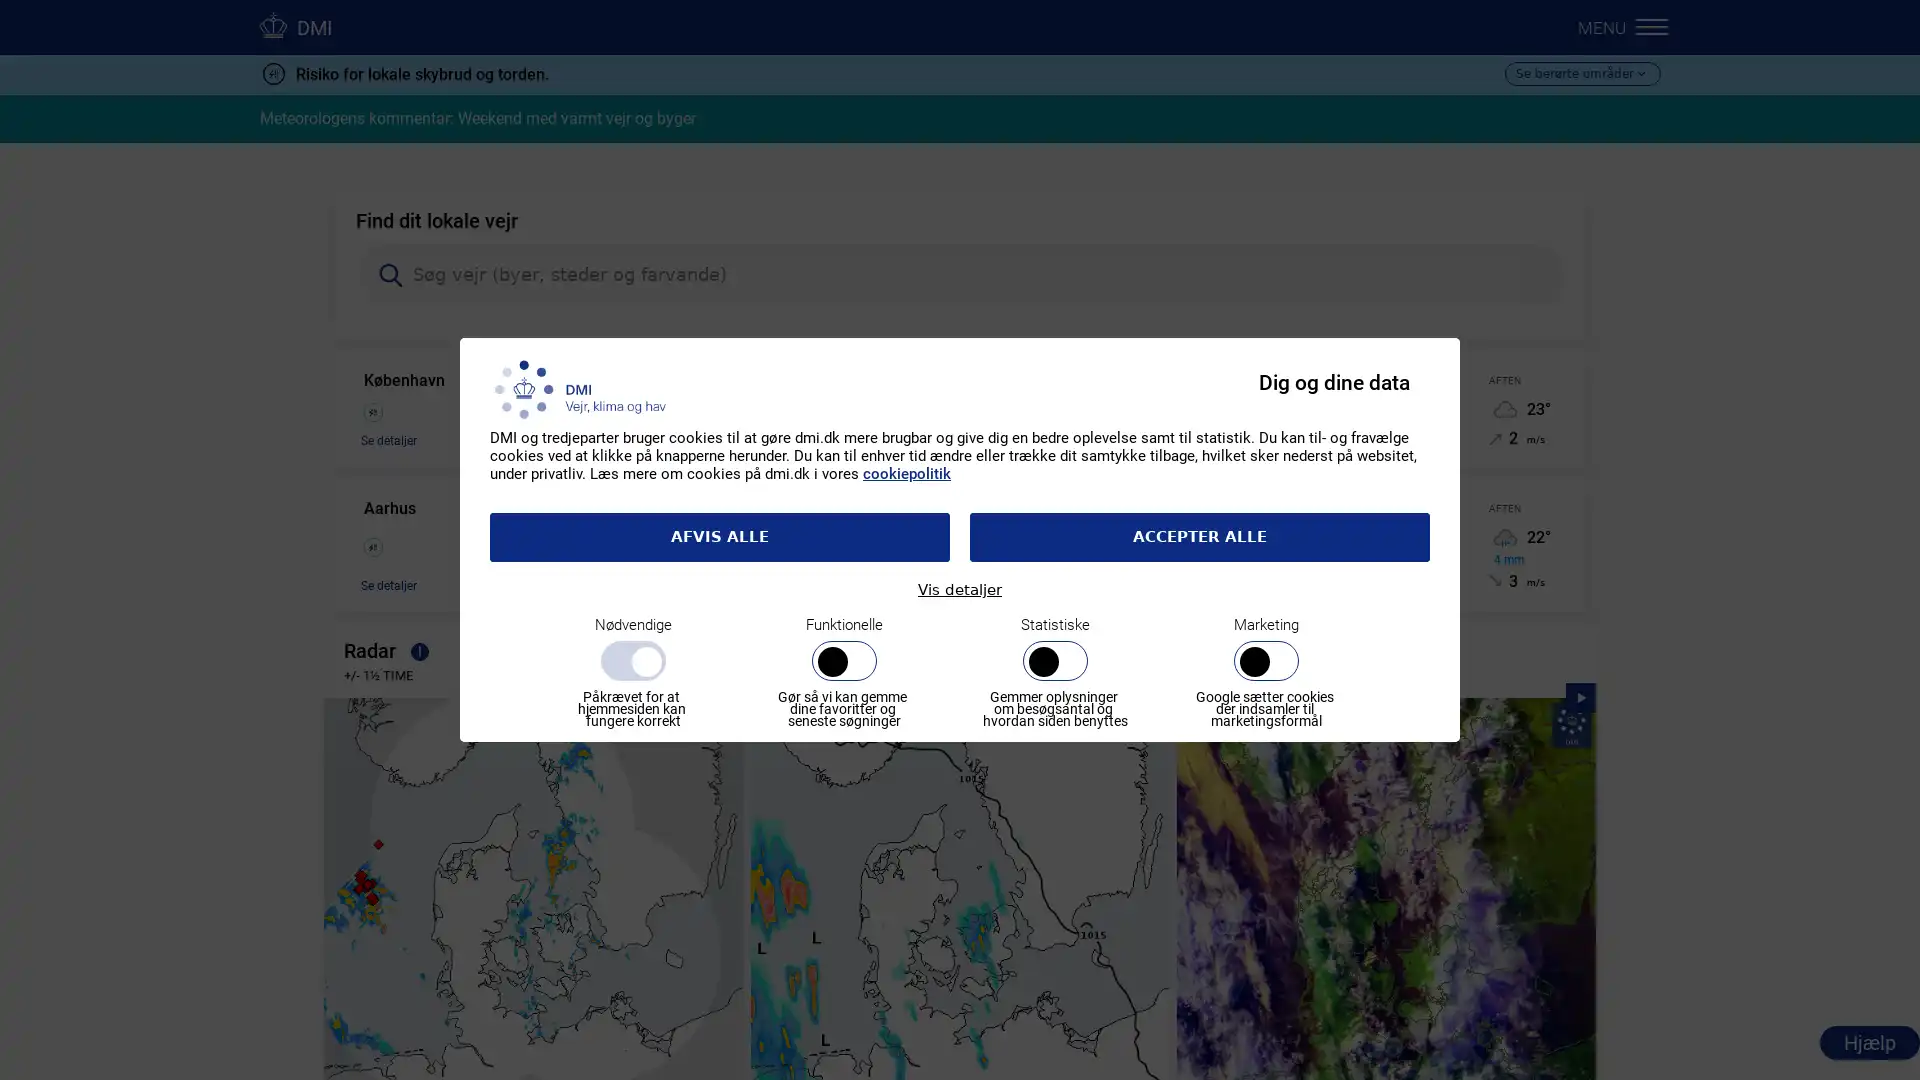 Image resolution: width=1920 pixels, height=1080 pixels. What do you see at coordinates (1200, 535) in the screenshot?
I see `Accepter alle` at bounding box center [1200, 535].